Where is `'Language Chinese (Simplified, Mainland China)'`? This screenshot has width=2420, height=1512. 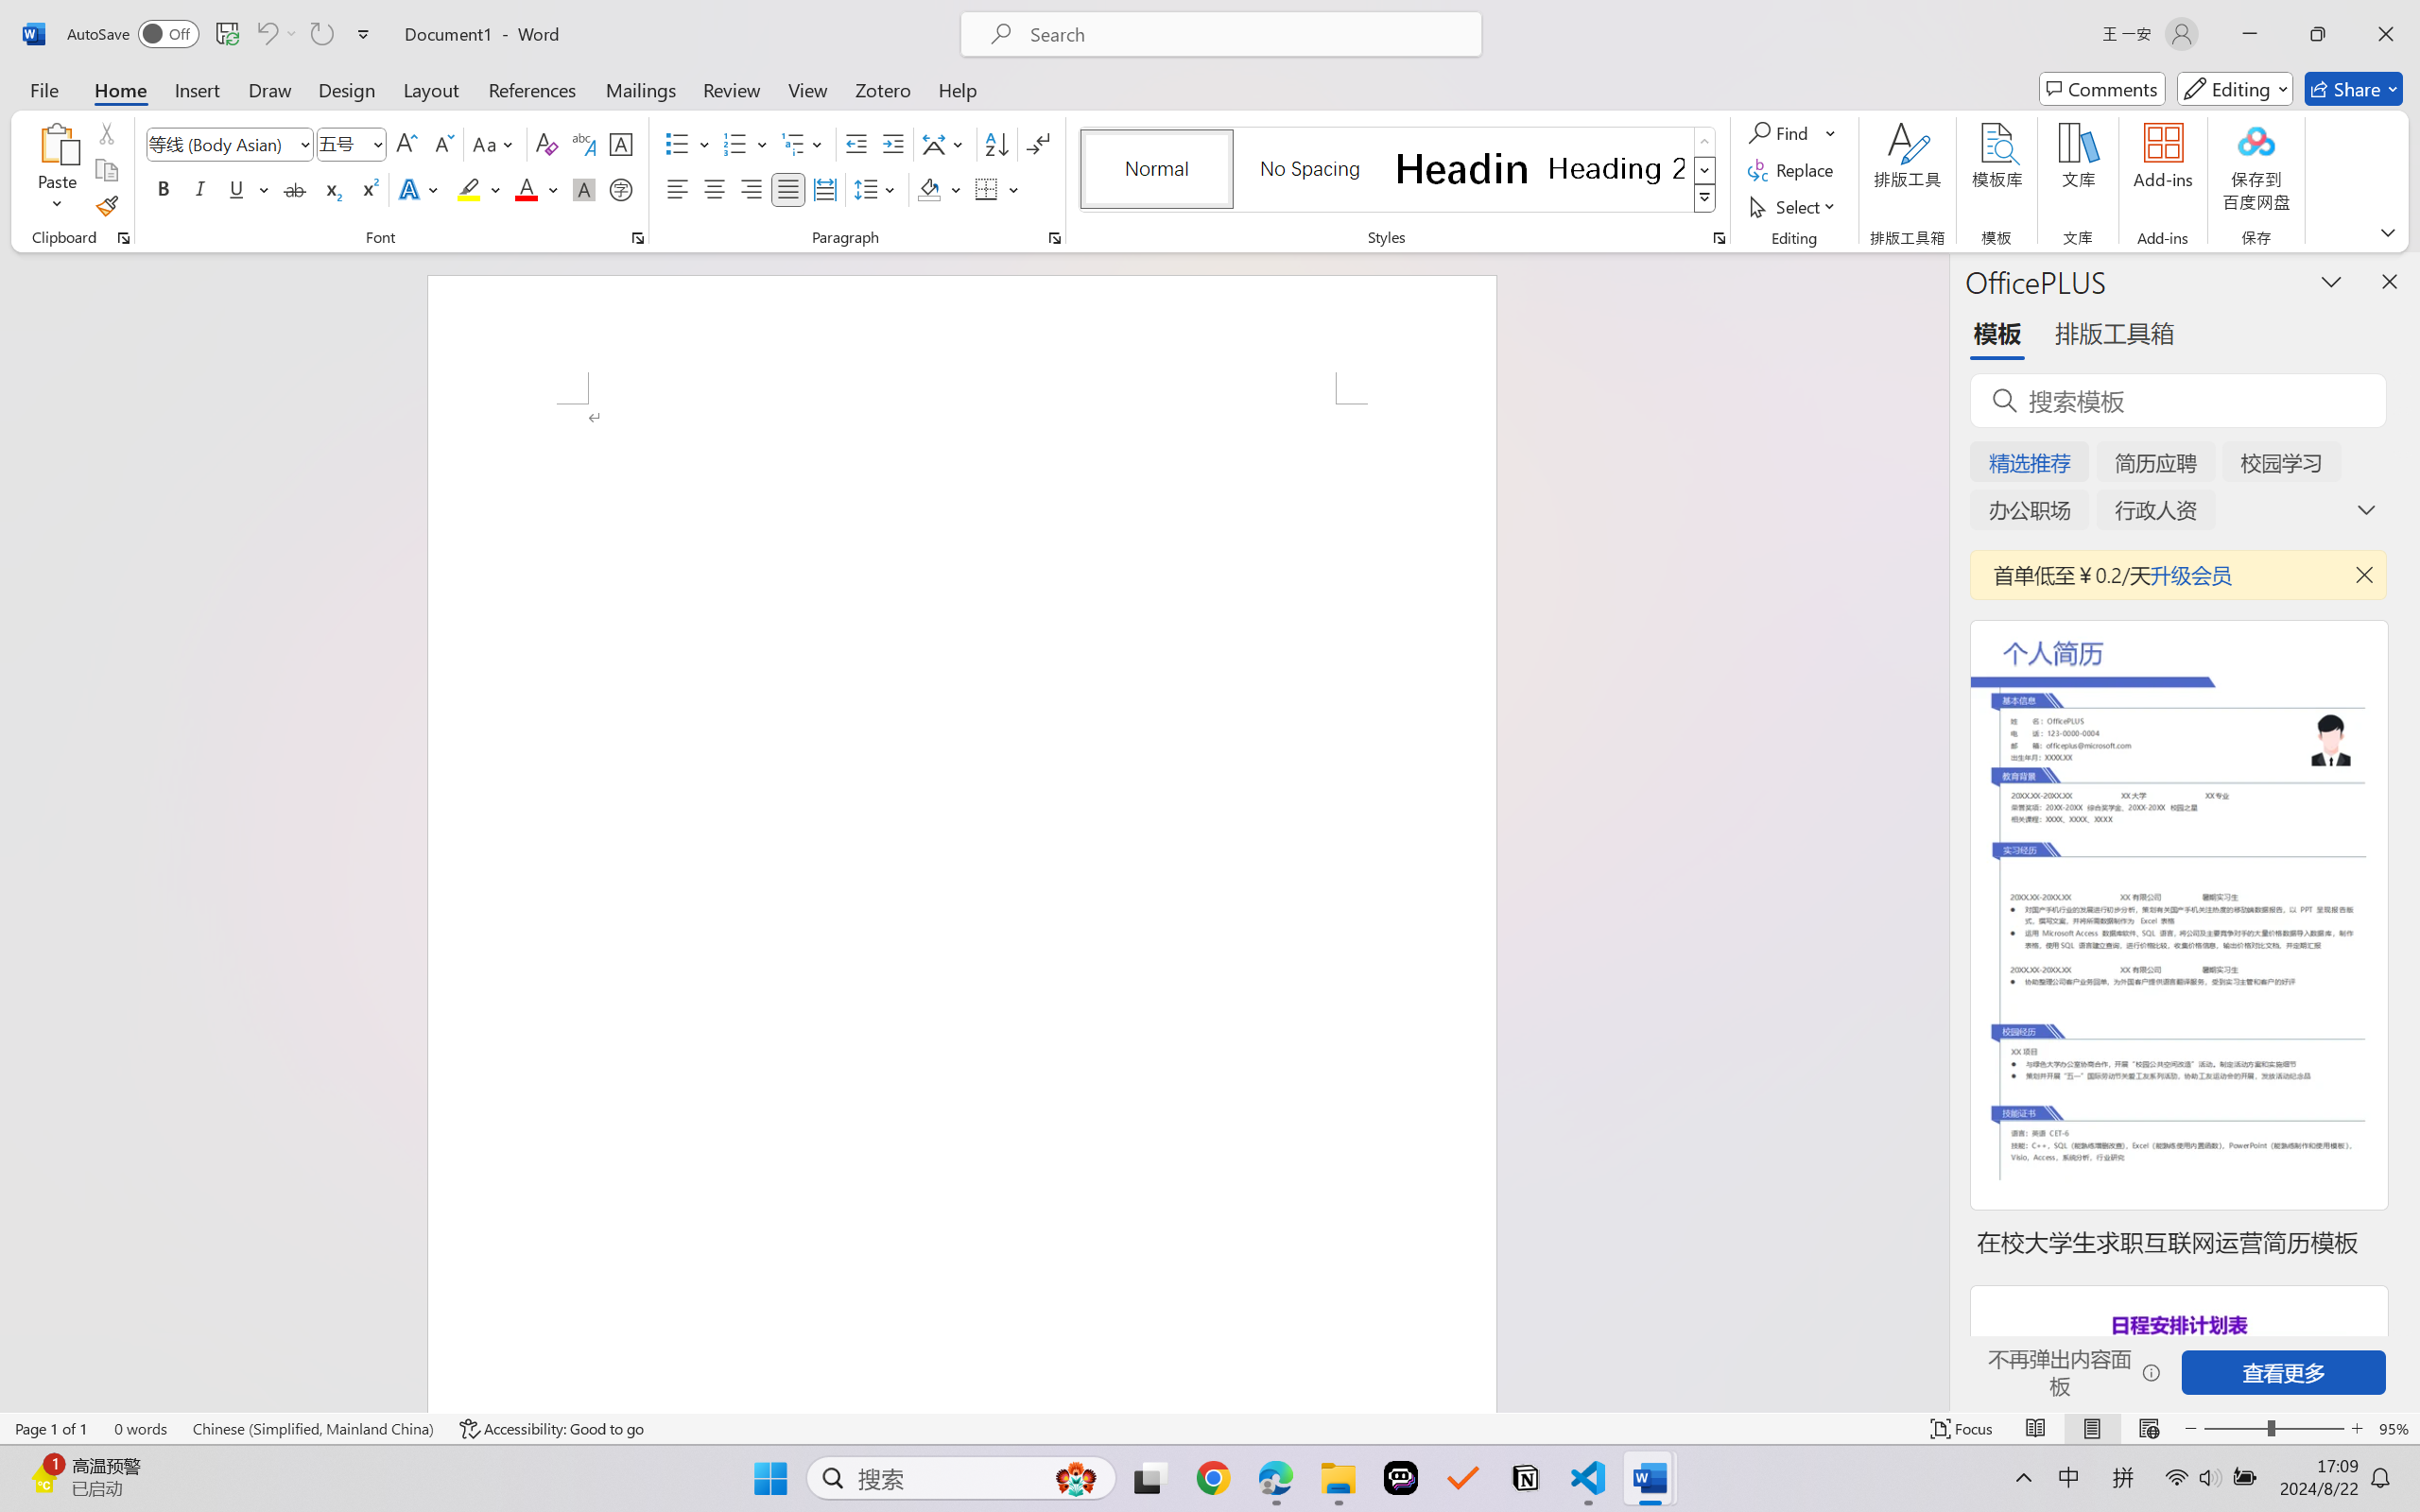 'Language Chinese (Simplified, Mainland China)' is located at coordinates (313, 1428).